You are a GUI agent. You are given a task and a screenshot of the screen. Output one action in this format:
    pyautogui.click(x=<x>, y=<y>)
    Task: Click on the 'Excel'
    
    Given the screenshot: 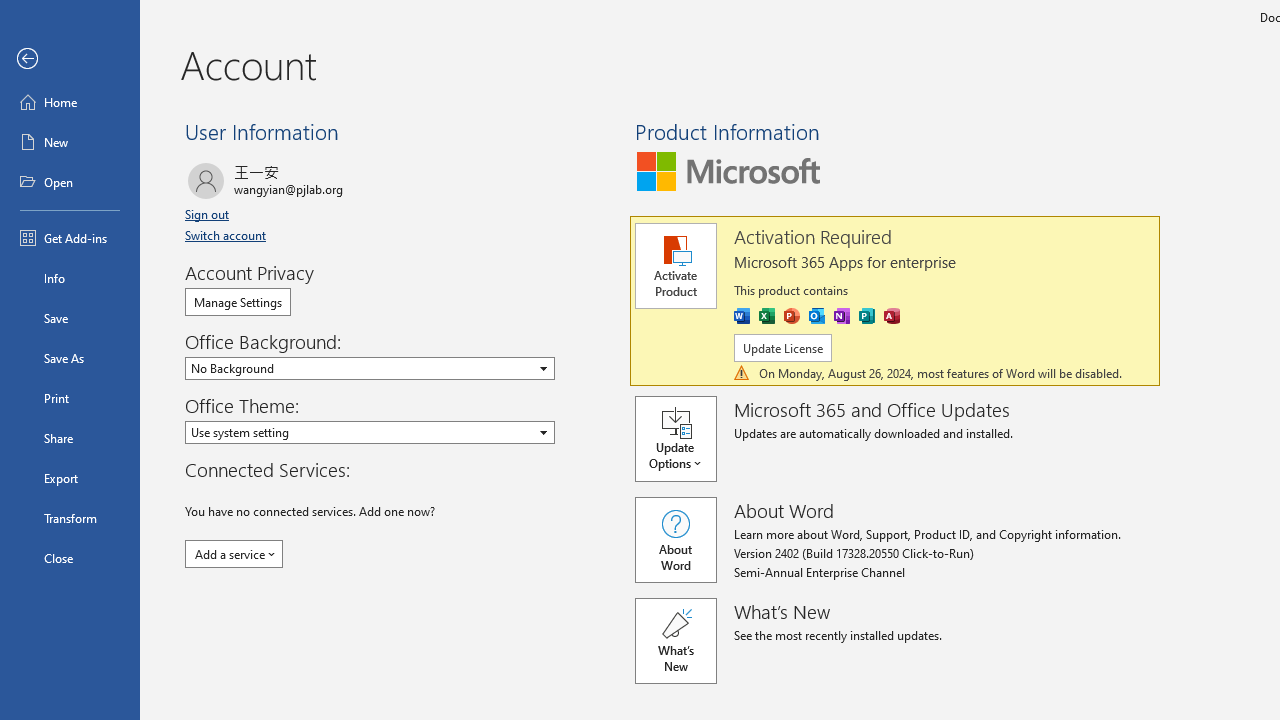 What is the action you would take?
    pyautogui.click(x=765, y=315)
    